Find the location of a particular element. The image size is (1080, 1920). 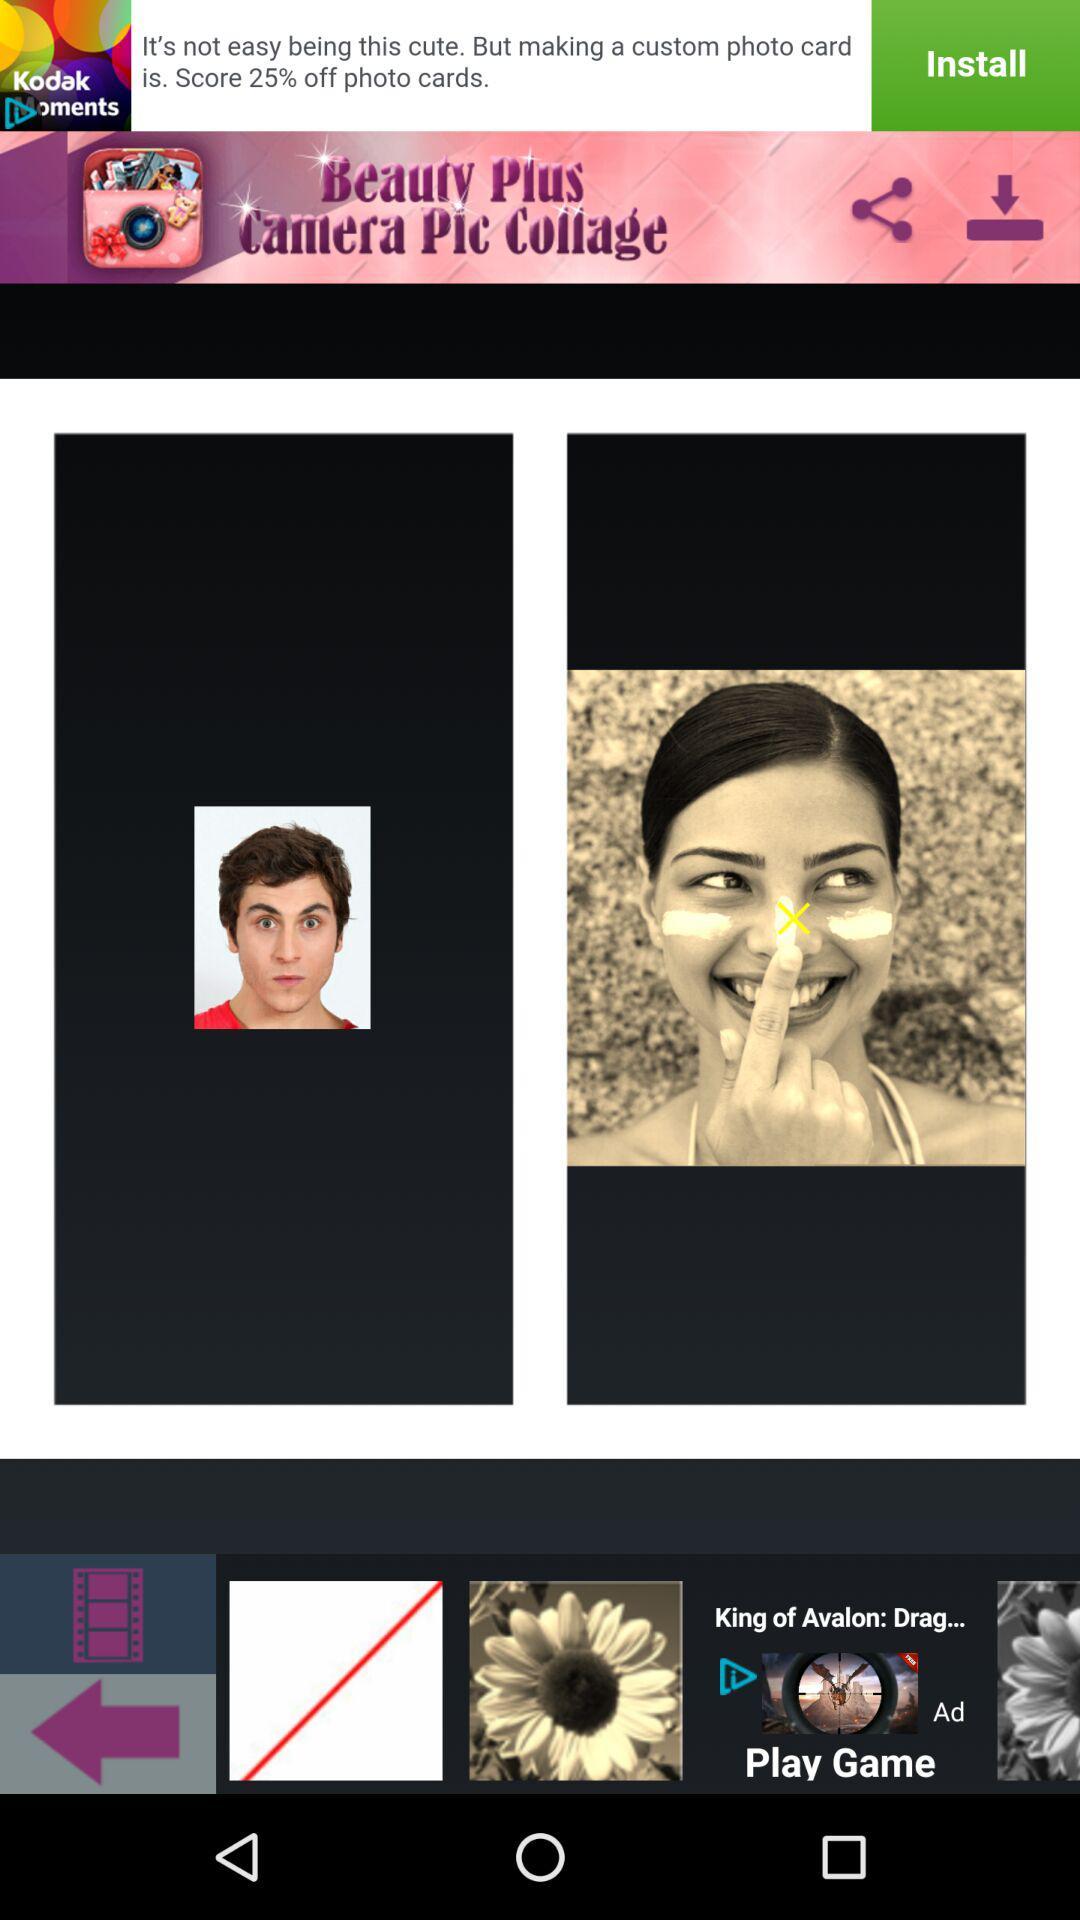

image right to left arrow at bottom left is located at coordinates (334, 1674).